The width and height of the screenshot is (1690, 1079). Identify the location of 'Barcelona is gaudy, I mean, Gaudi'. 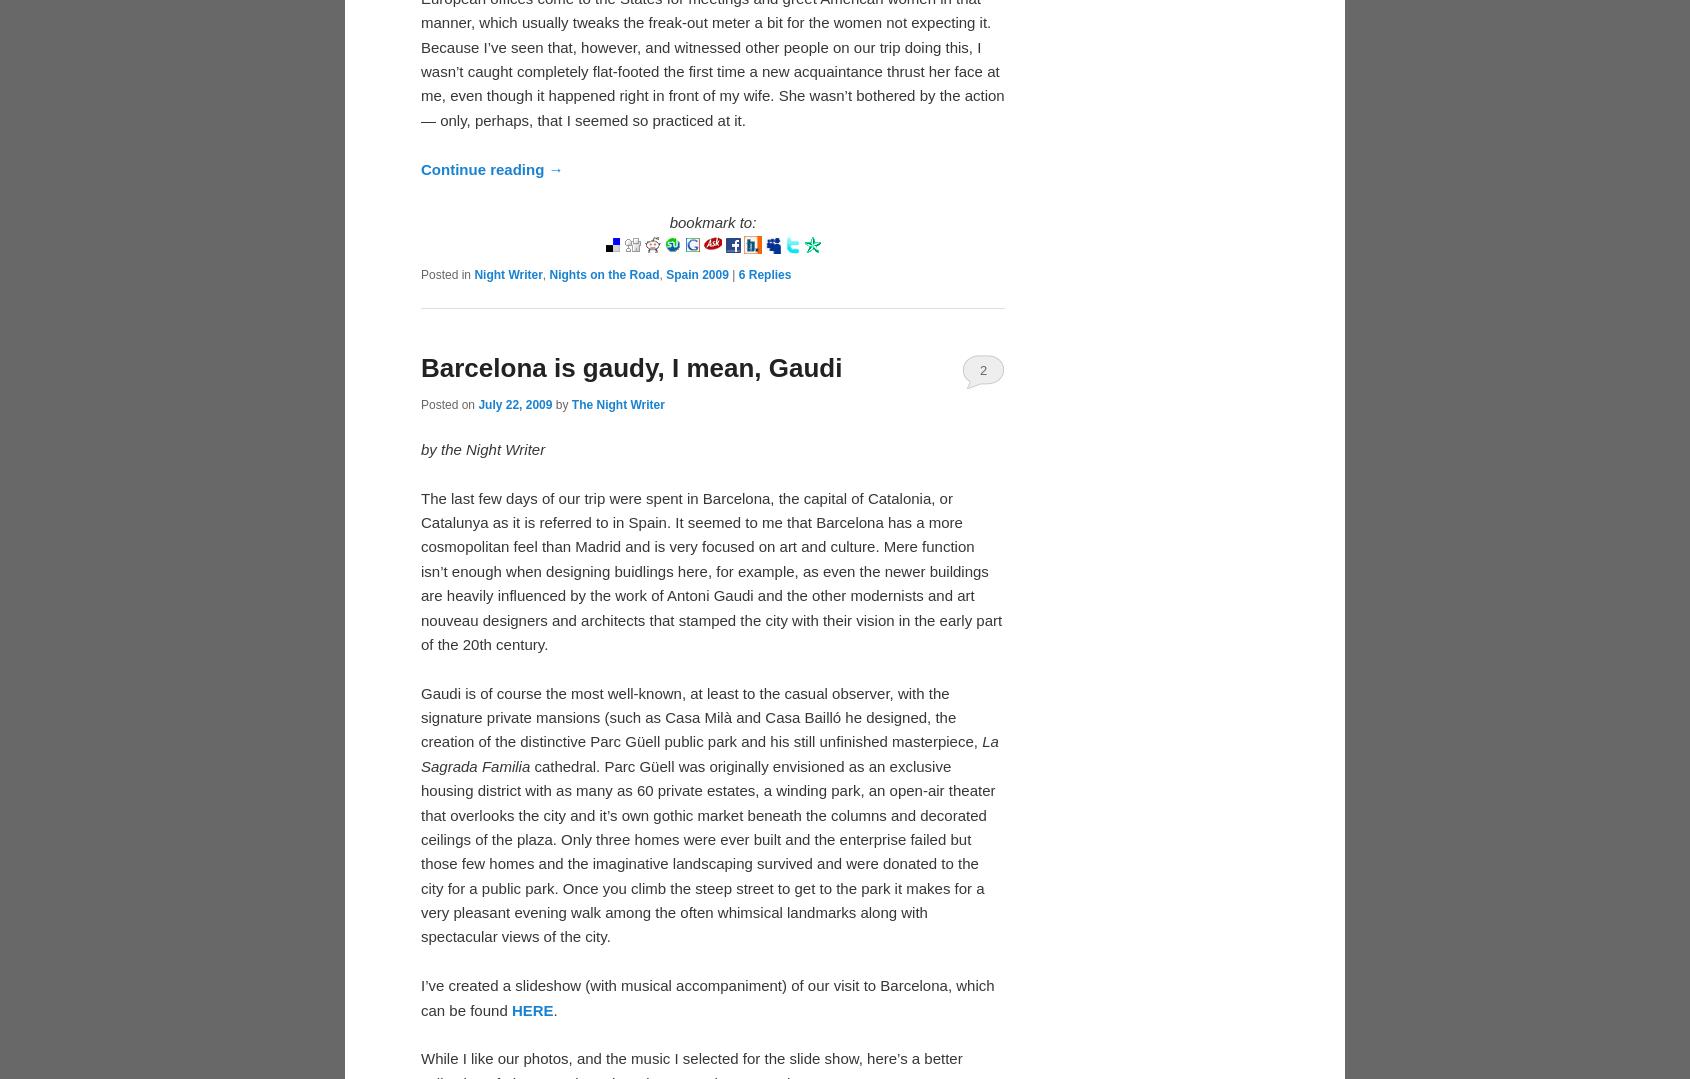
(419, 366).